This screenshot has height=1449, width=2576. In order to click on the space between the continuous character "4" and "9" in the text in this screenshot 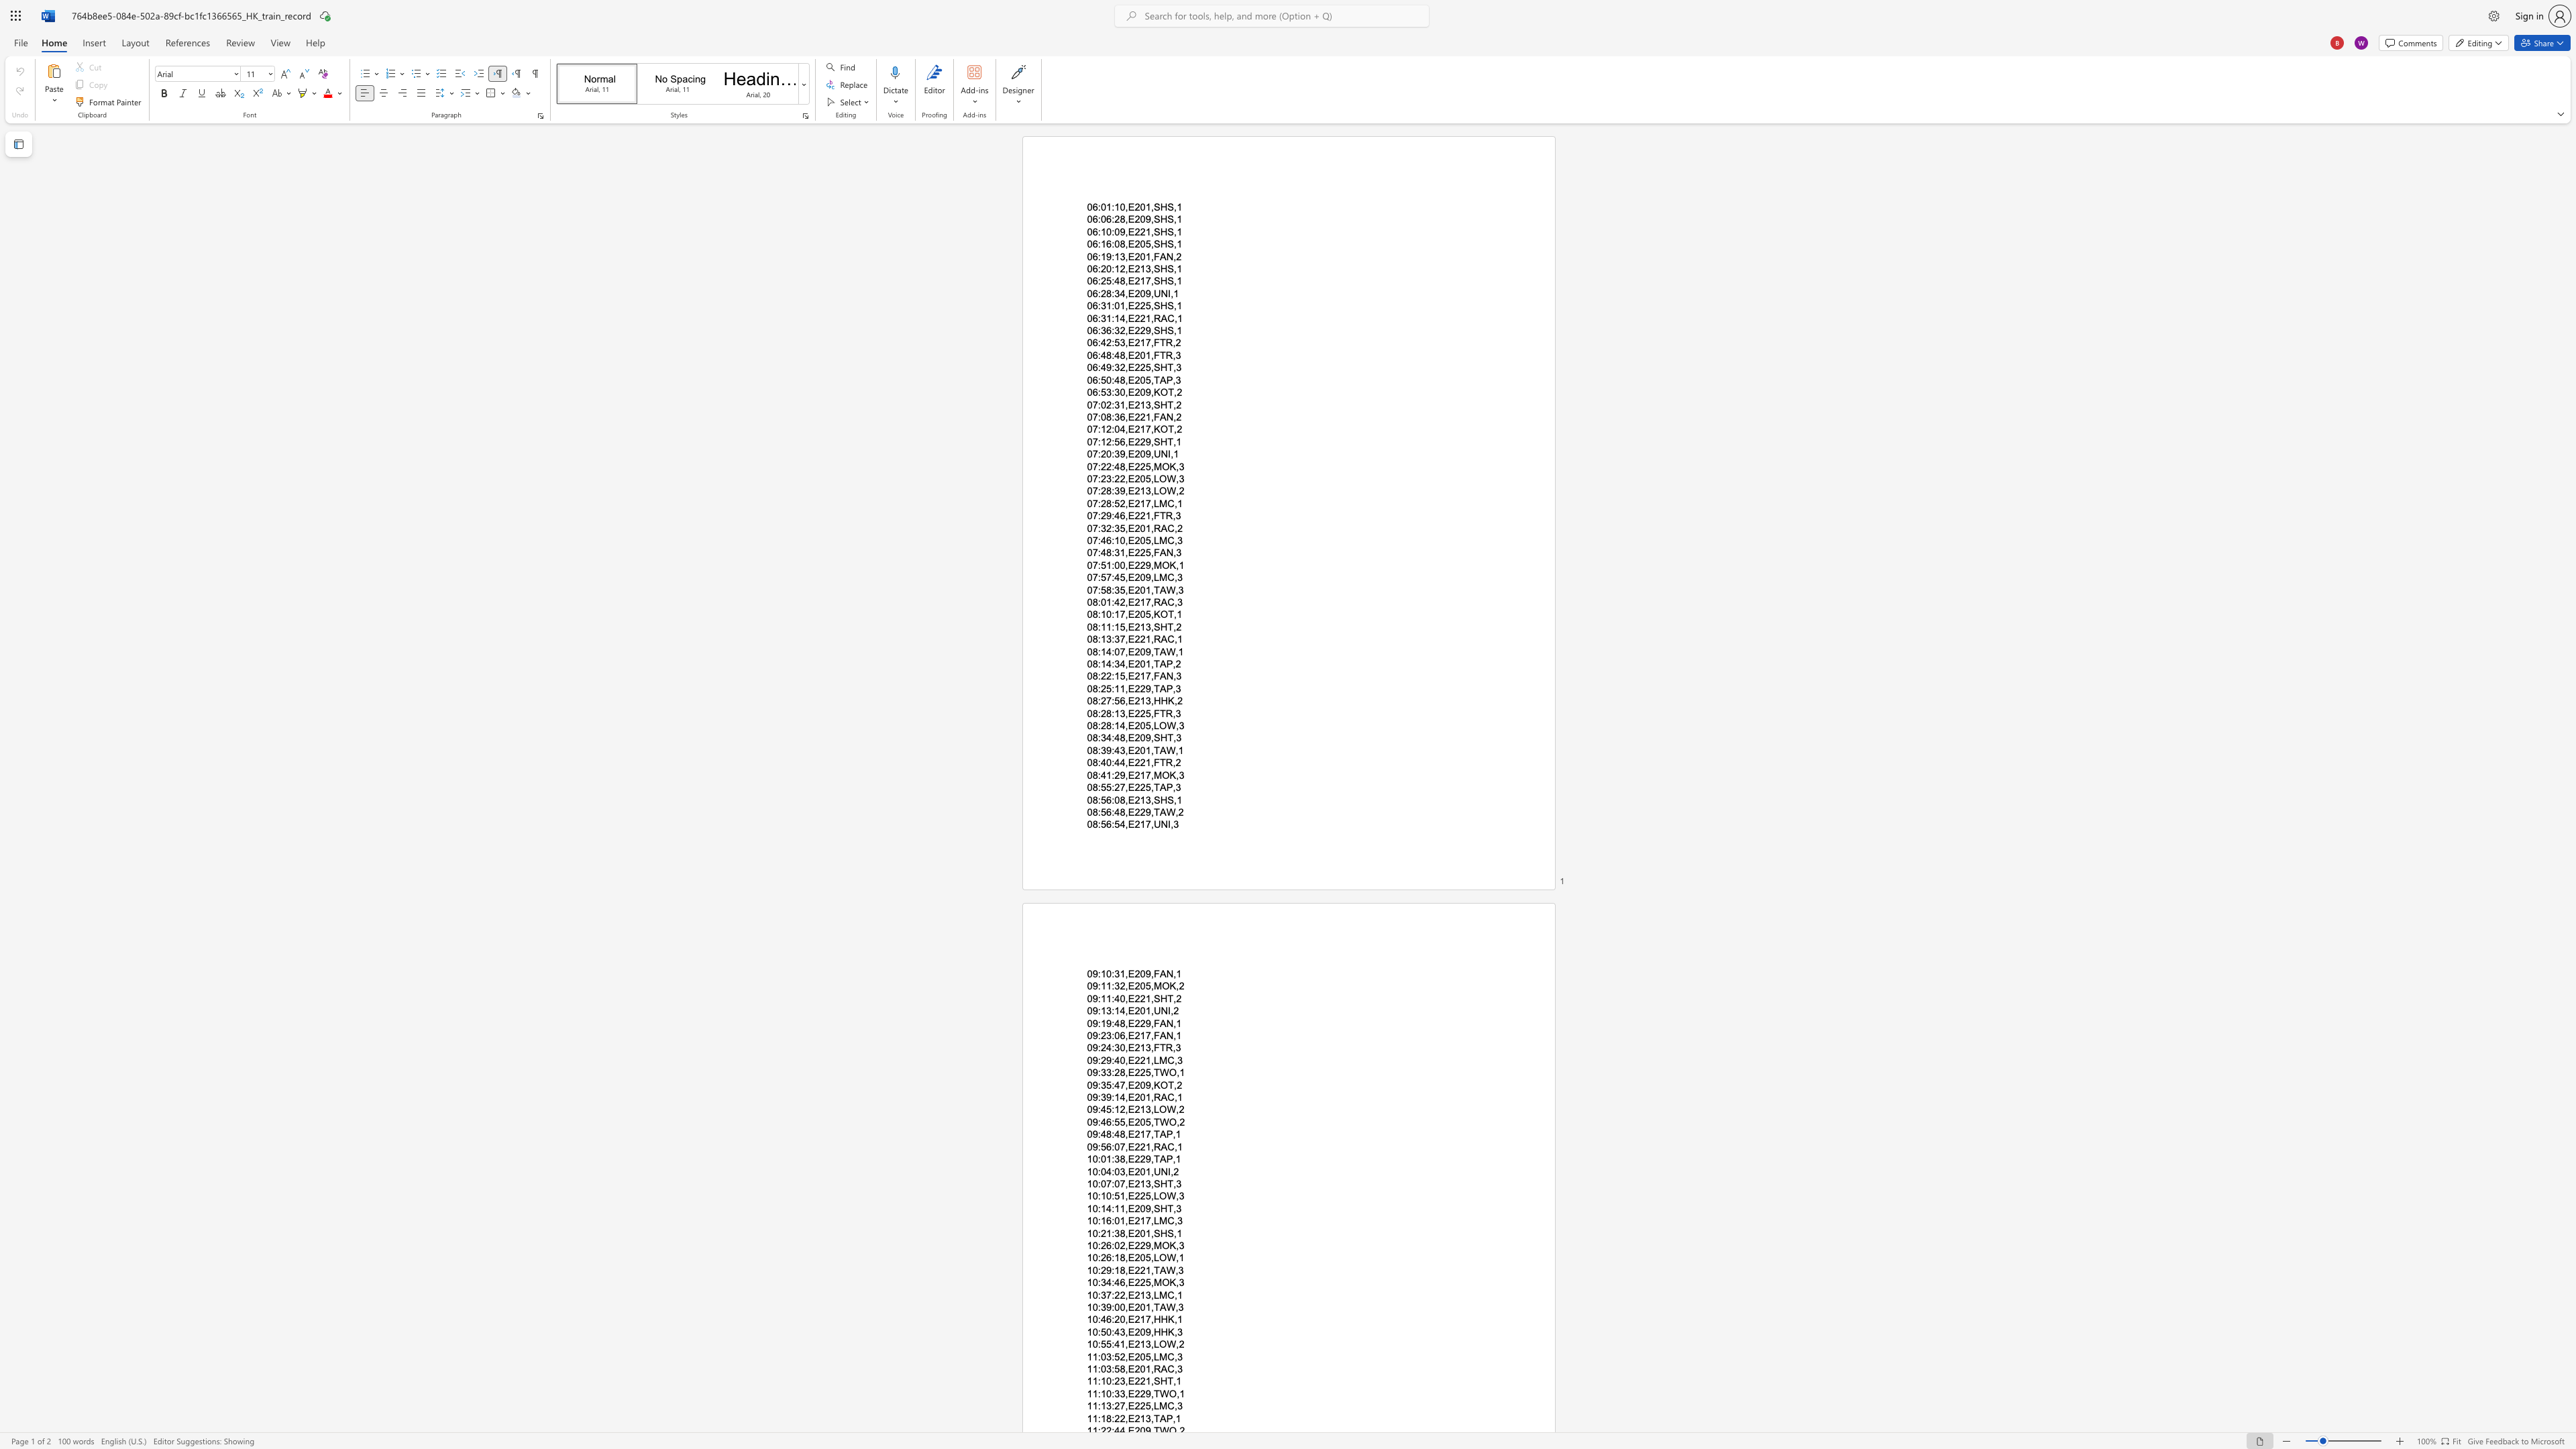, I will do `click(1106, 366)`.